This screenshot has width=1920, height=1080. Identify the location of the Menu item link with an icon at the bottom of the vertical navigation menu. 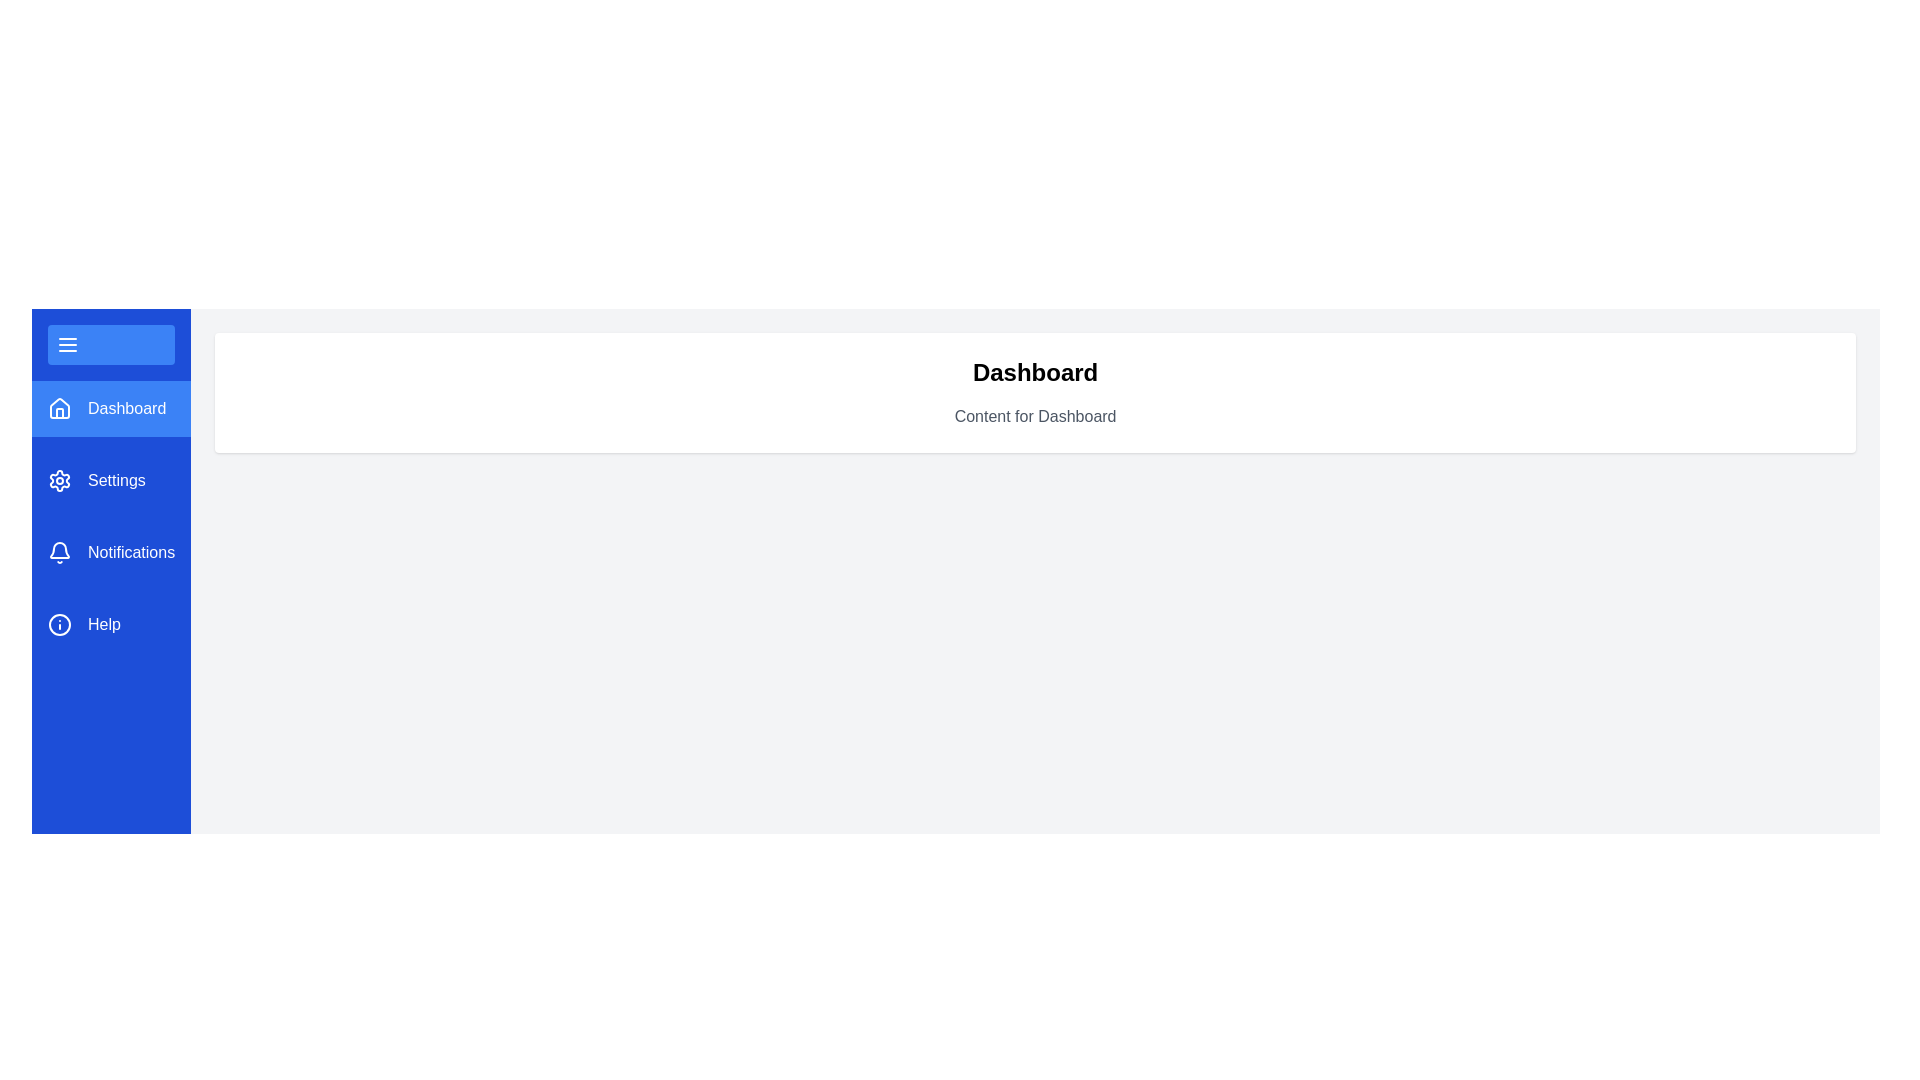
(110, 623).